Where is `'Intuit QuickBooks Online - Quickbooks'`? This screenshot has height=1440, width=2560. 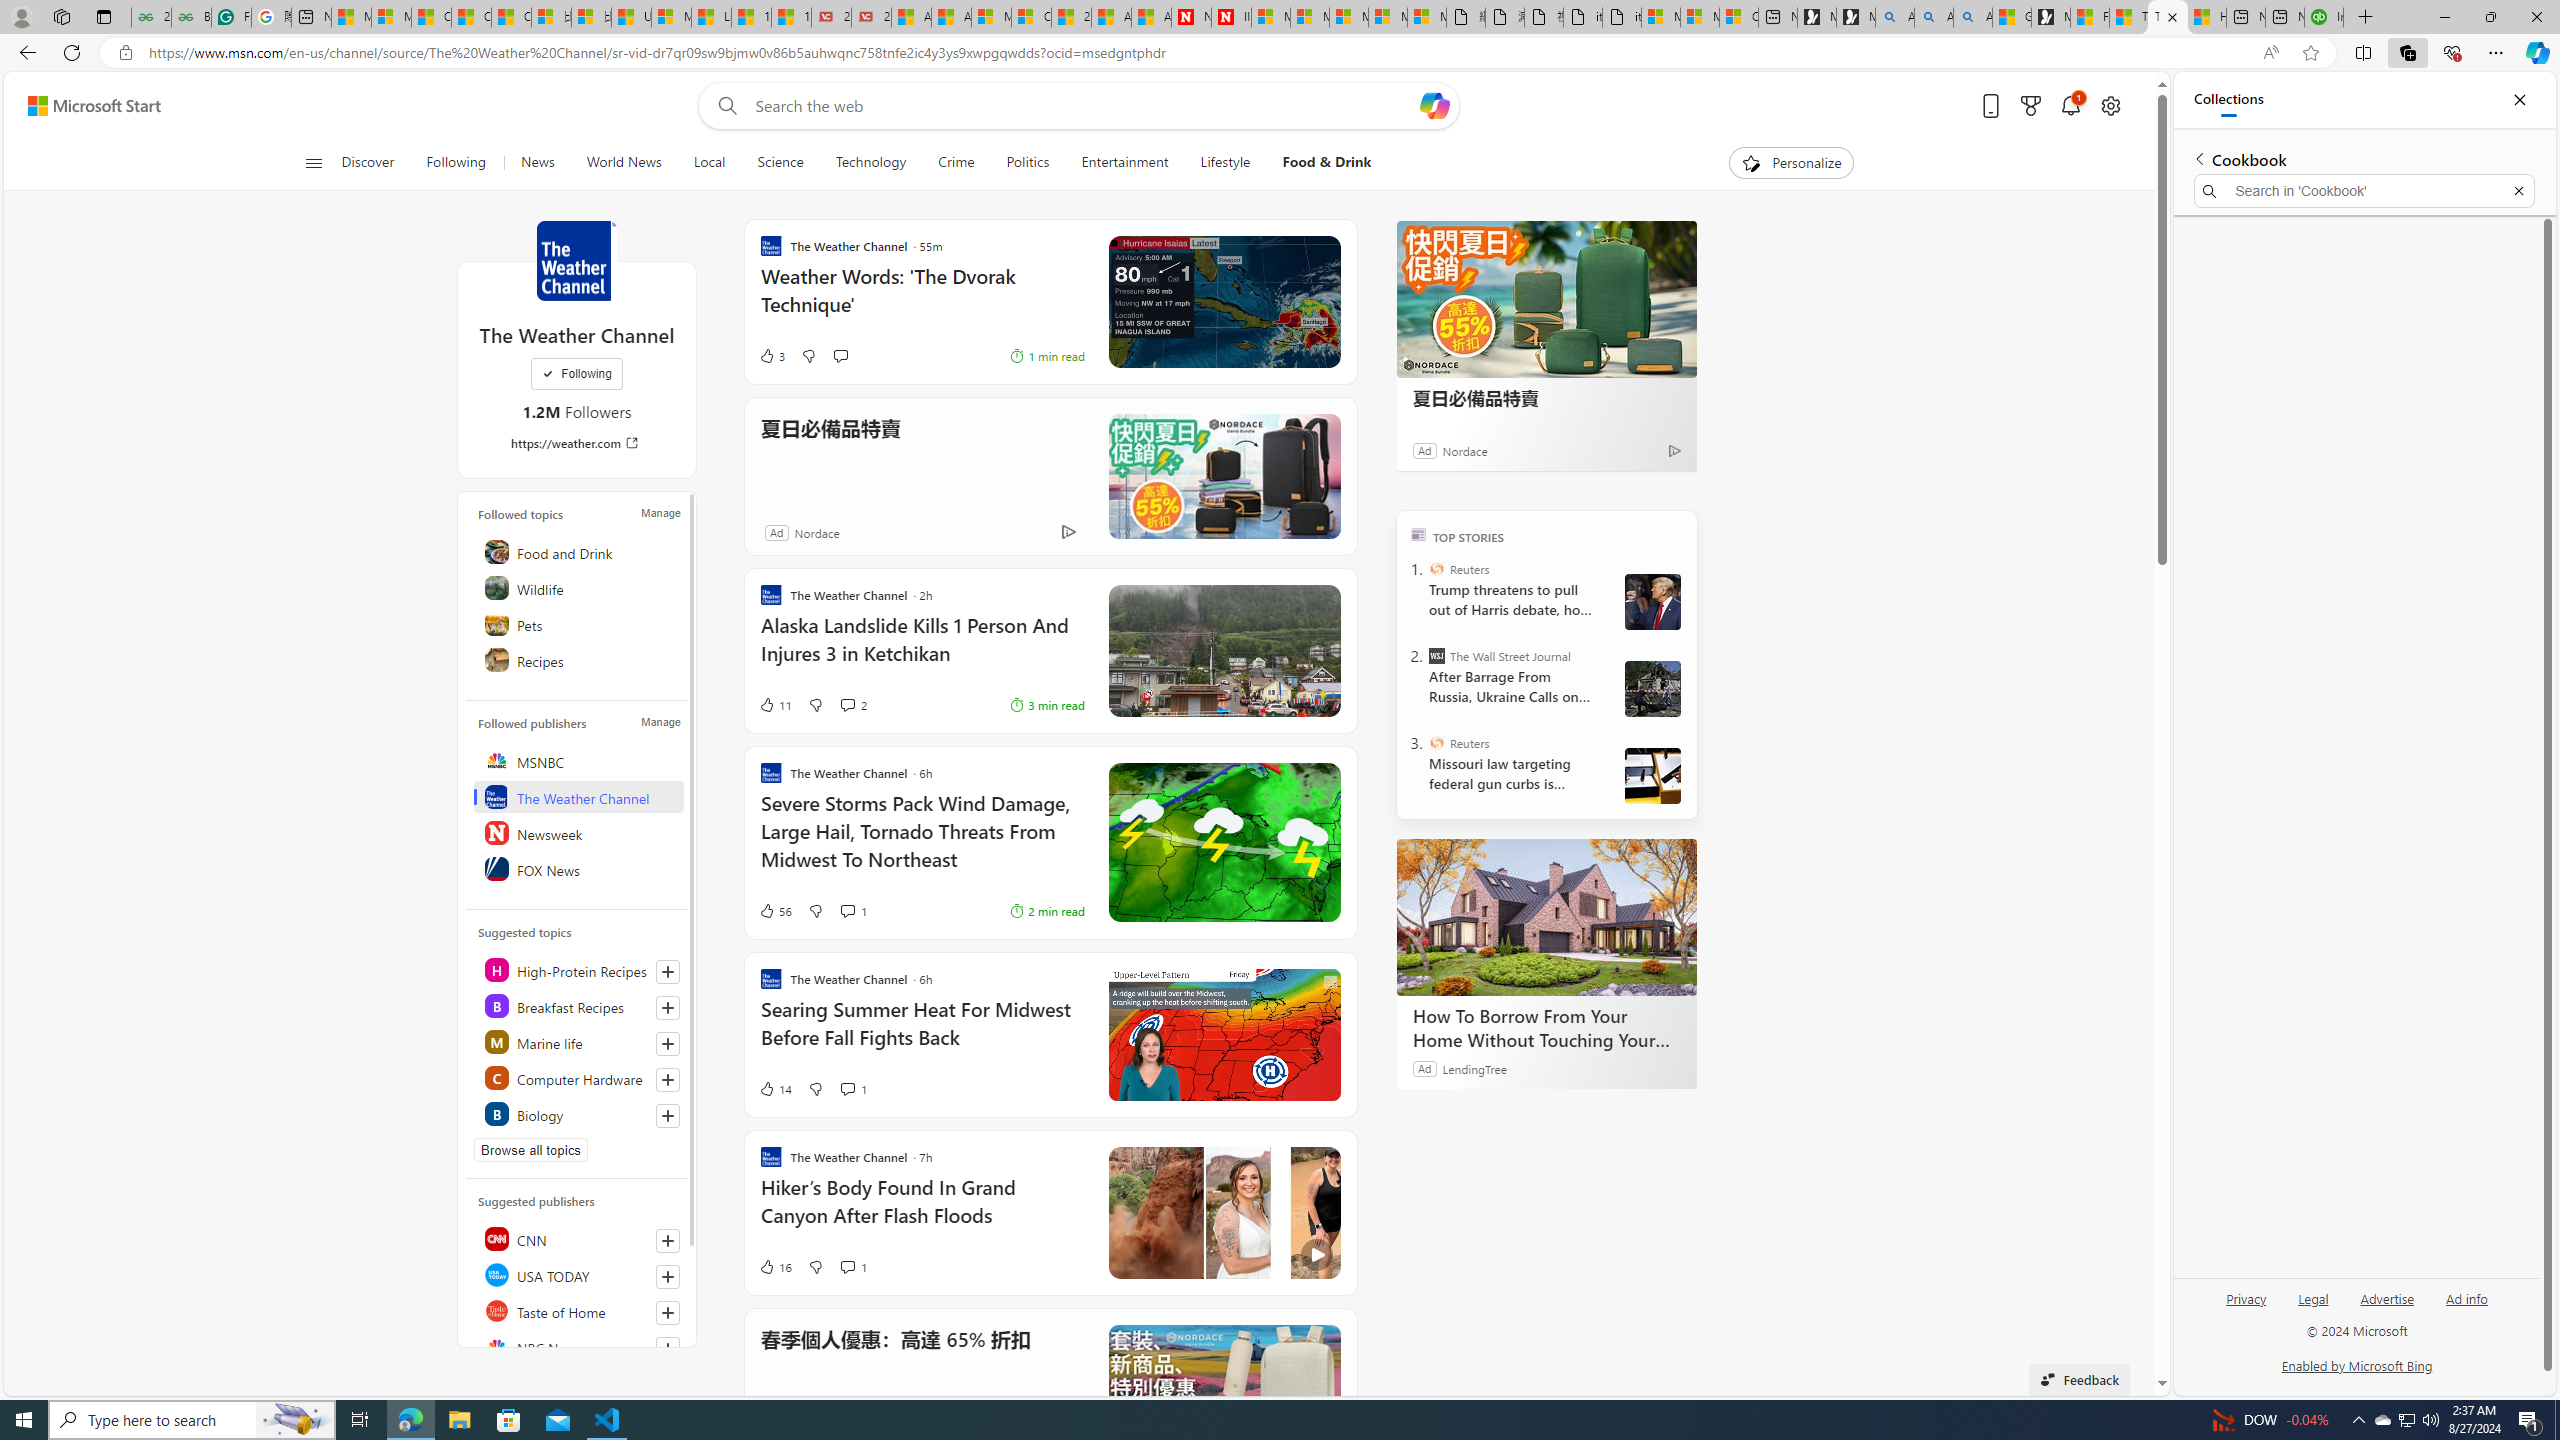
'Intuit QuickBooks Online - Quickbooks' is located at coordinates (2323, 16).